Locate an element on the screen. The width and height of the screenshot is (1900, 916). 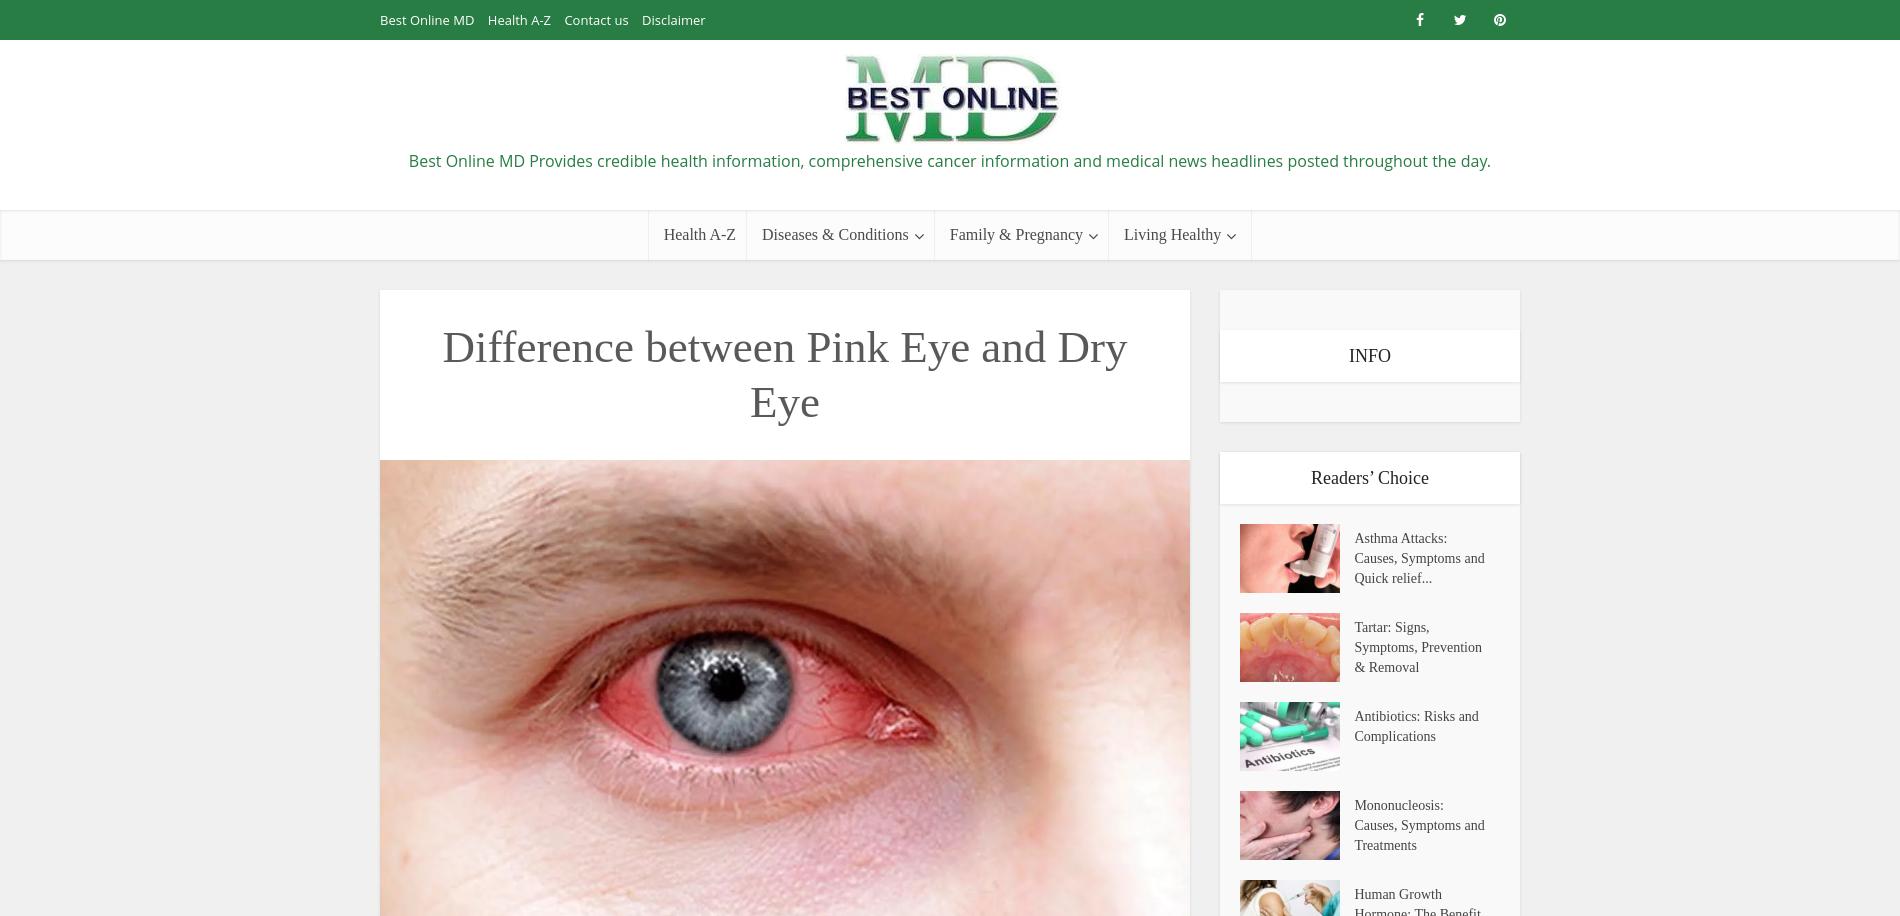
'Contact us' is located at coordinates (563, 19).